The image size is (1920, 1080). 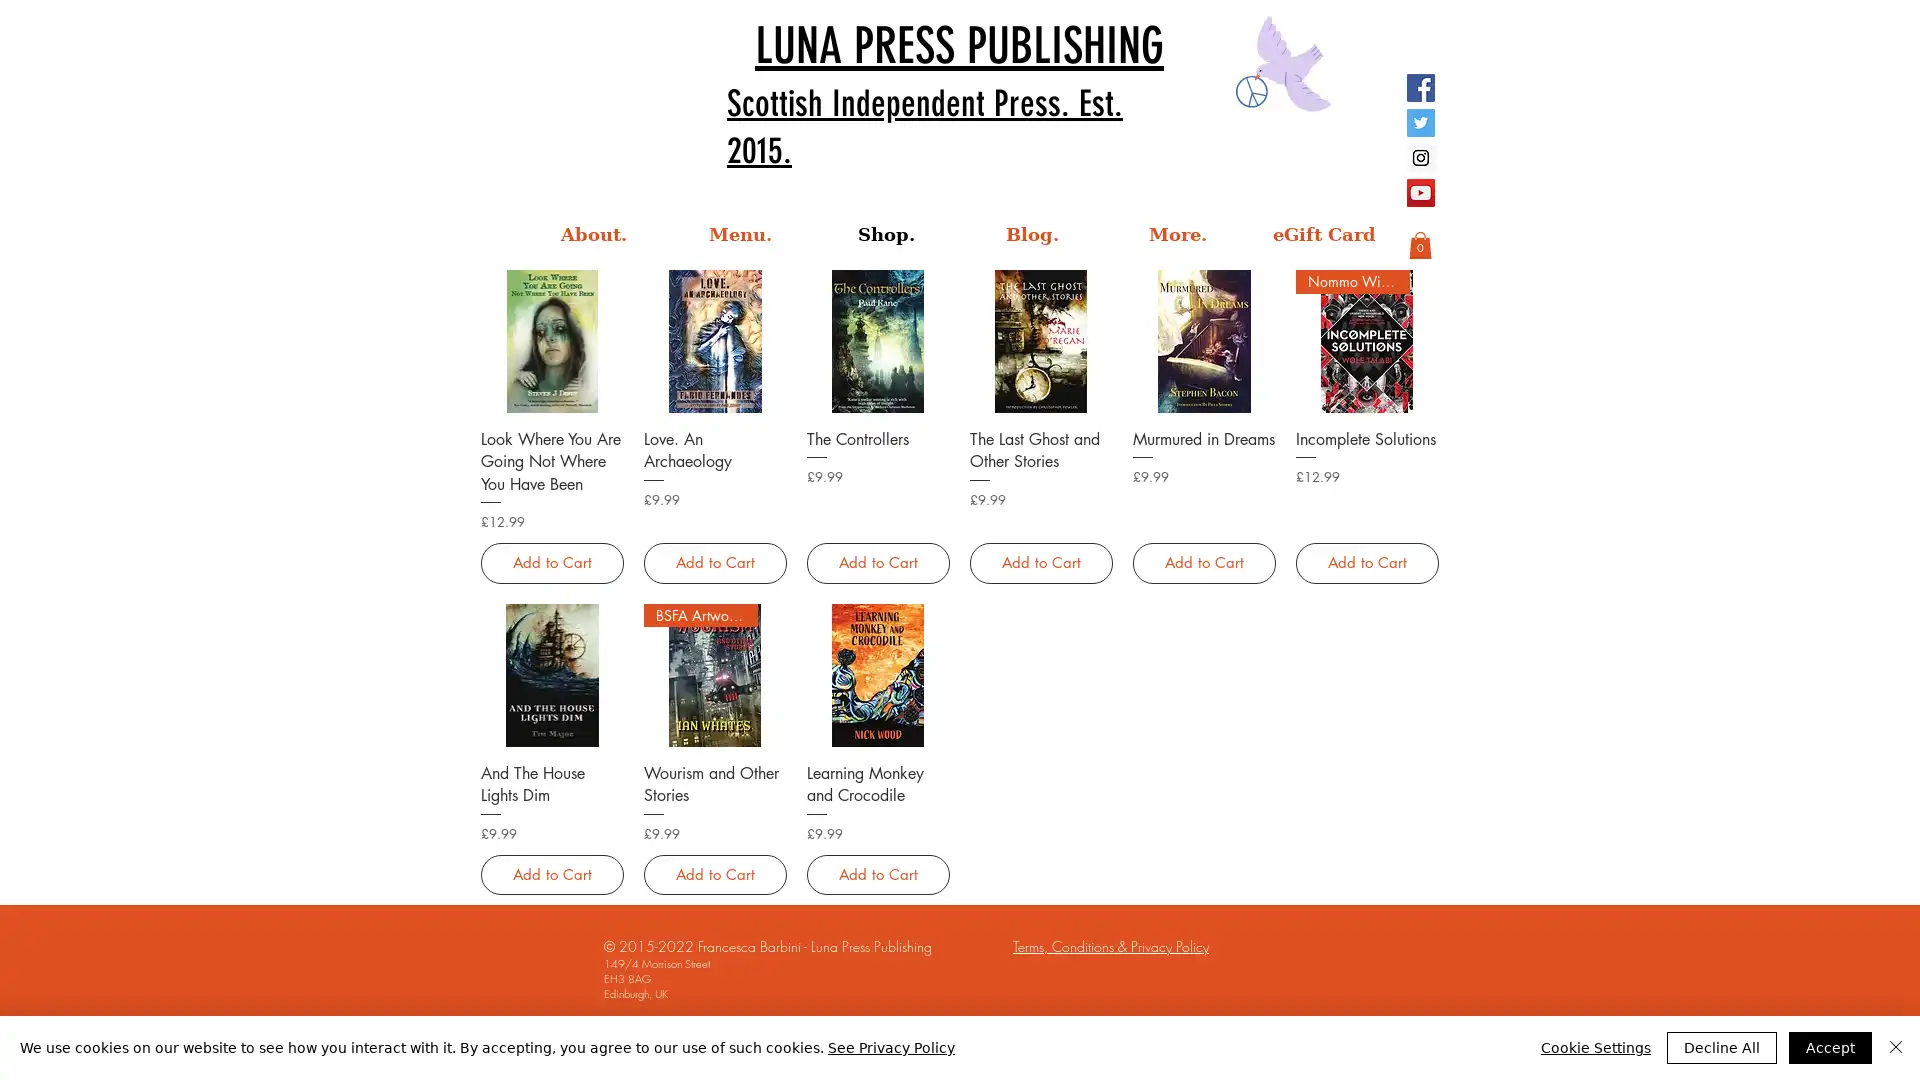 I want to click on Add to Cart, so click(x=1202, y=563).